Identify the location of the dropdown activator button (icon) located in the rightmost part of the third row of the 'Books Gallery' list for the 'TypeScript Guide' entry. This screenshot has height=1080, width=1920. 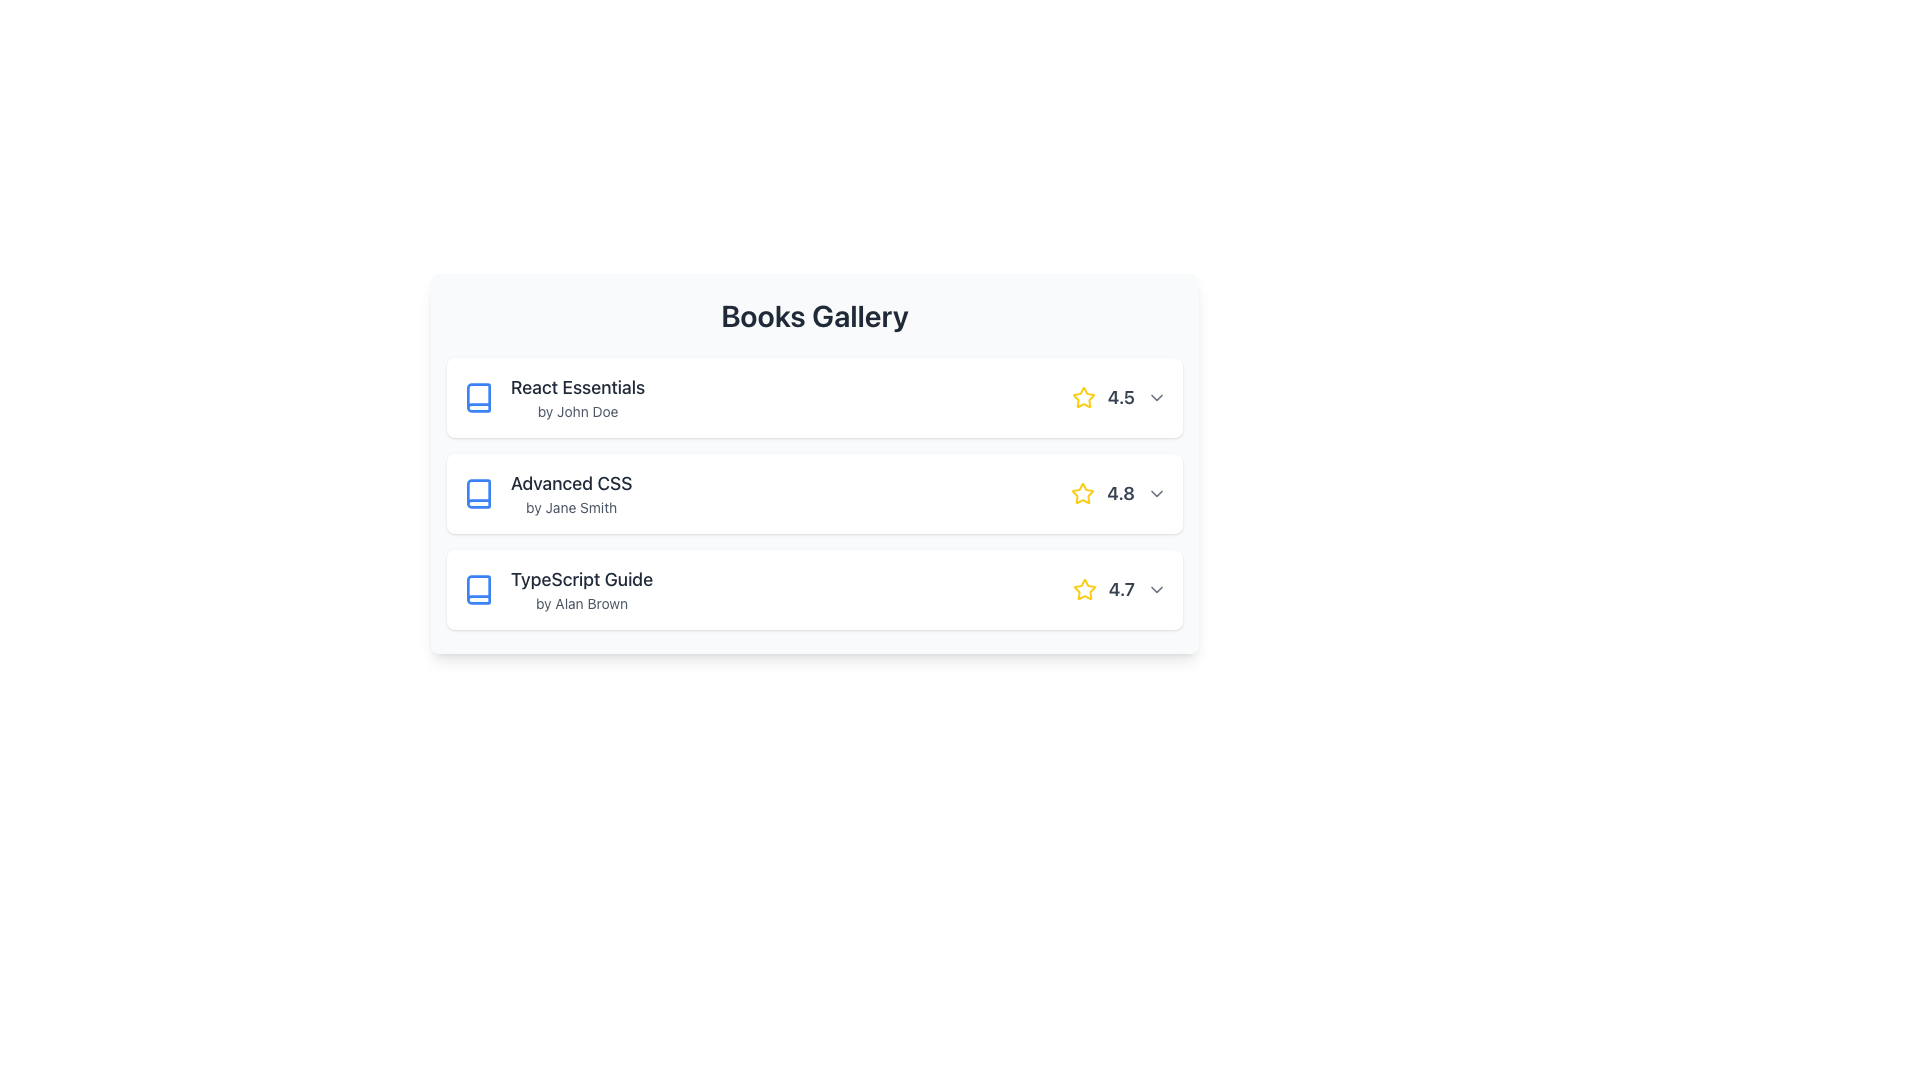
(1156, 589).